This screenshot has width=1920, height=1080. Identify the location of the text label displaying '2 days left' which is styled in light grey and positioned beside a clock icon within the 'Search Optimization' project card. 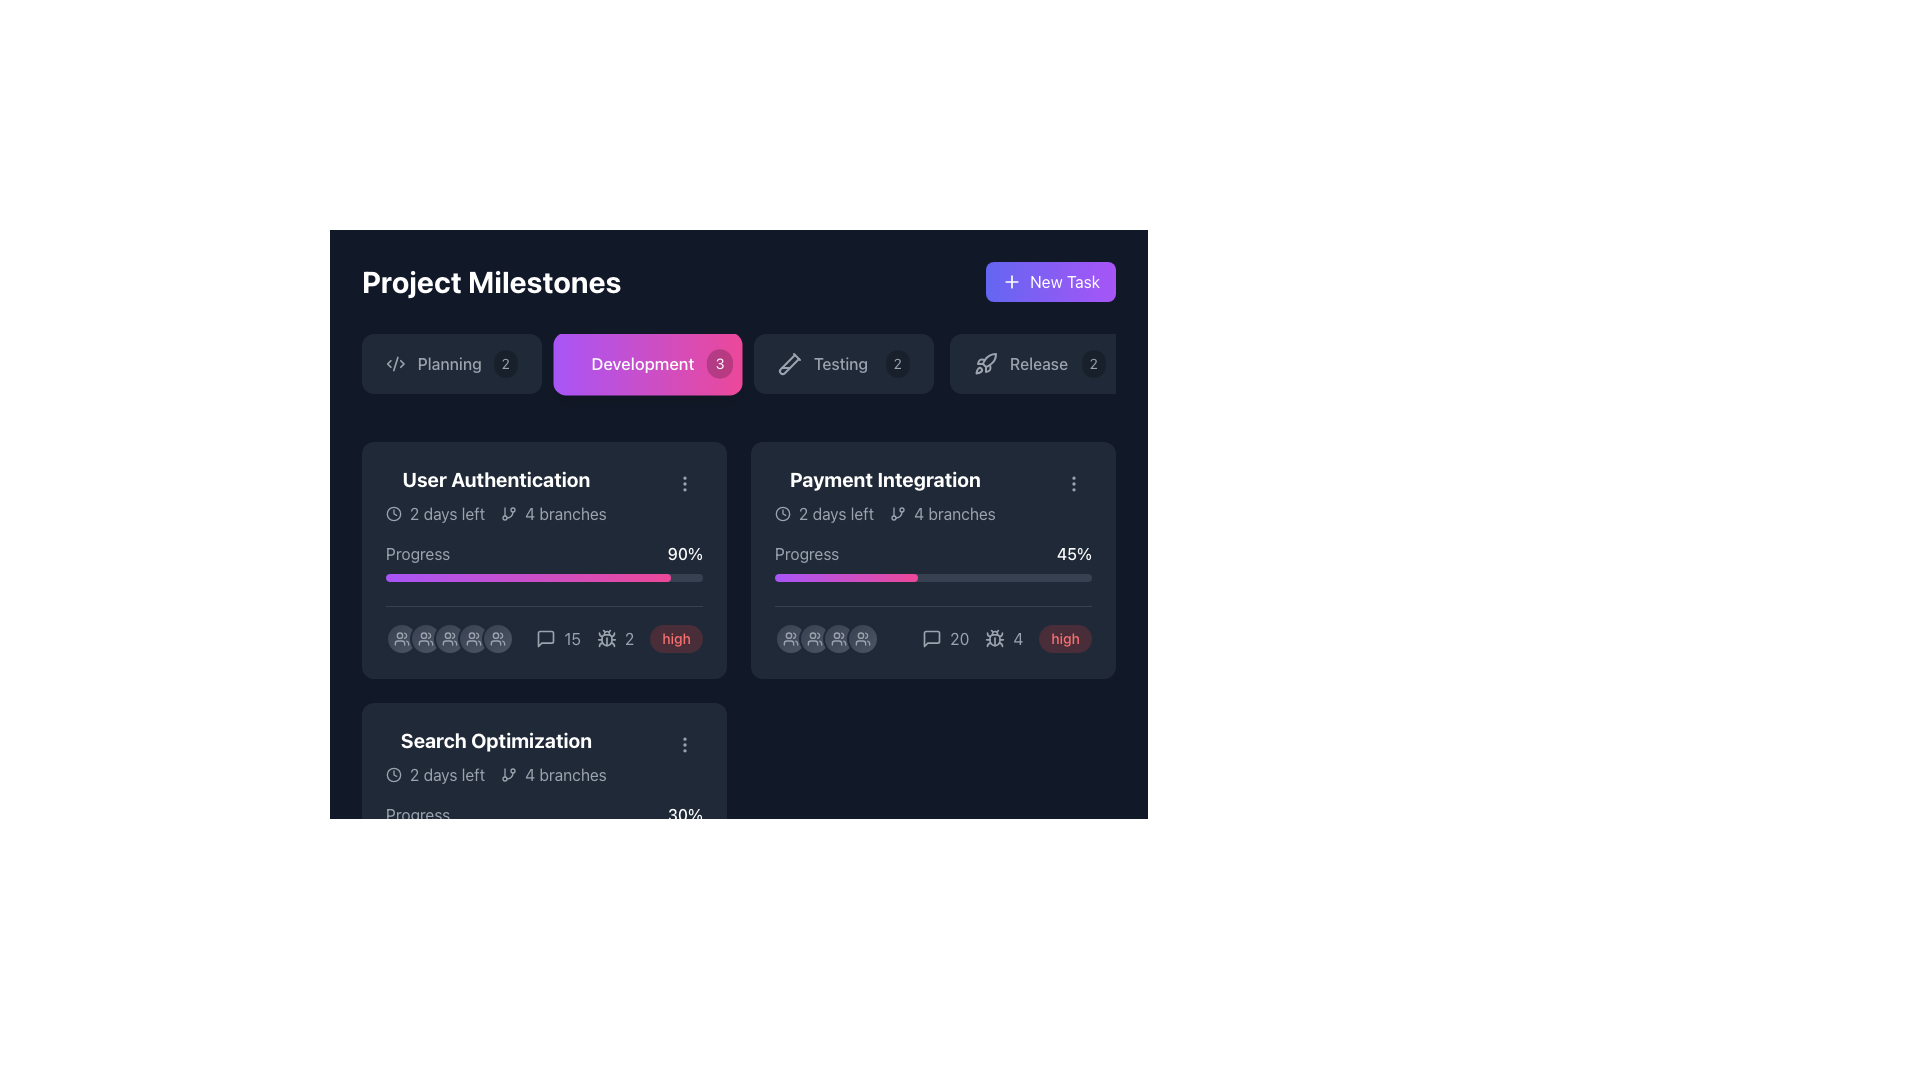
(446, 774).